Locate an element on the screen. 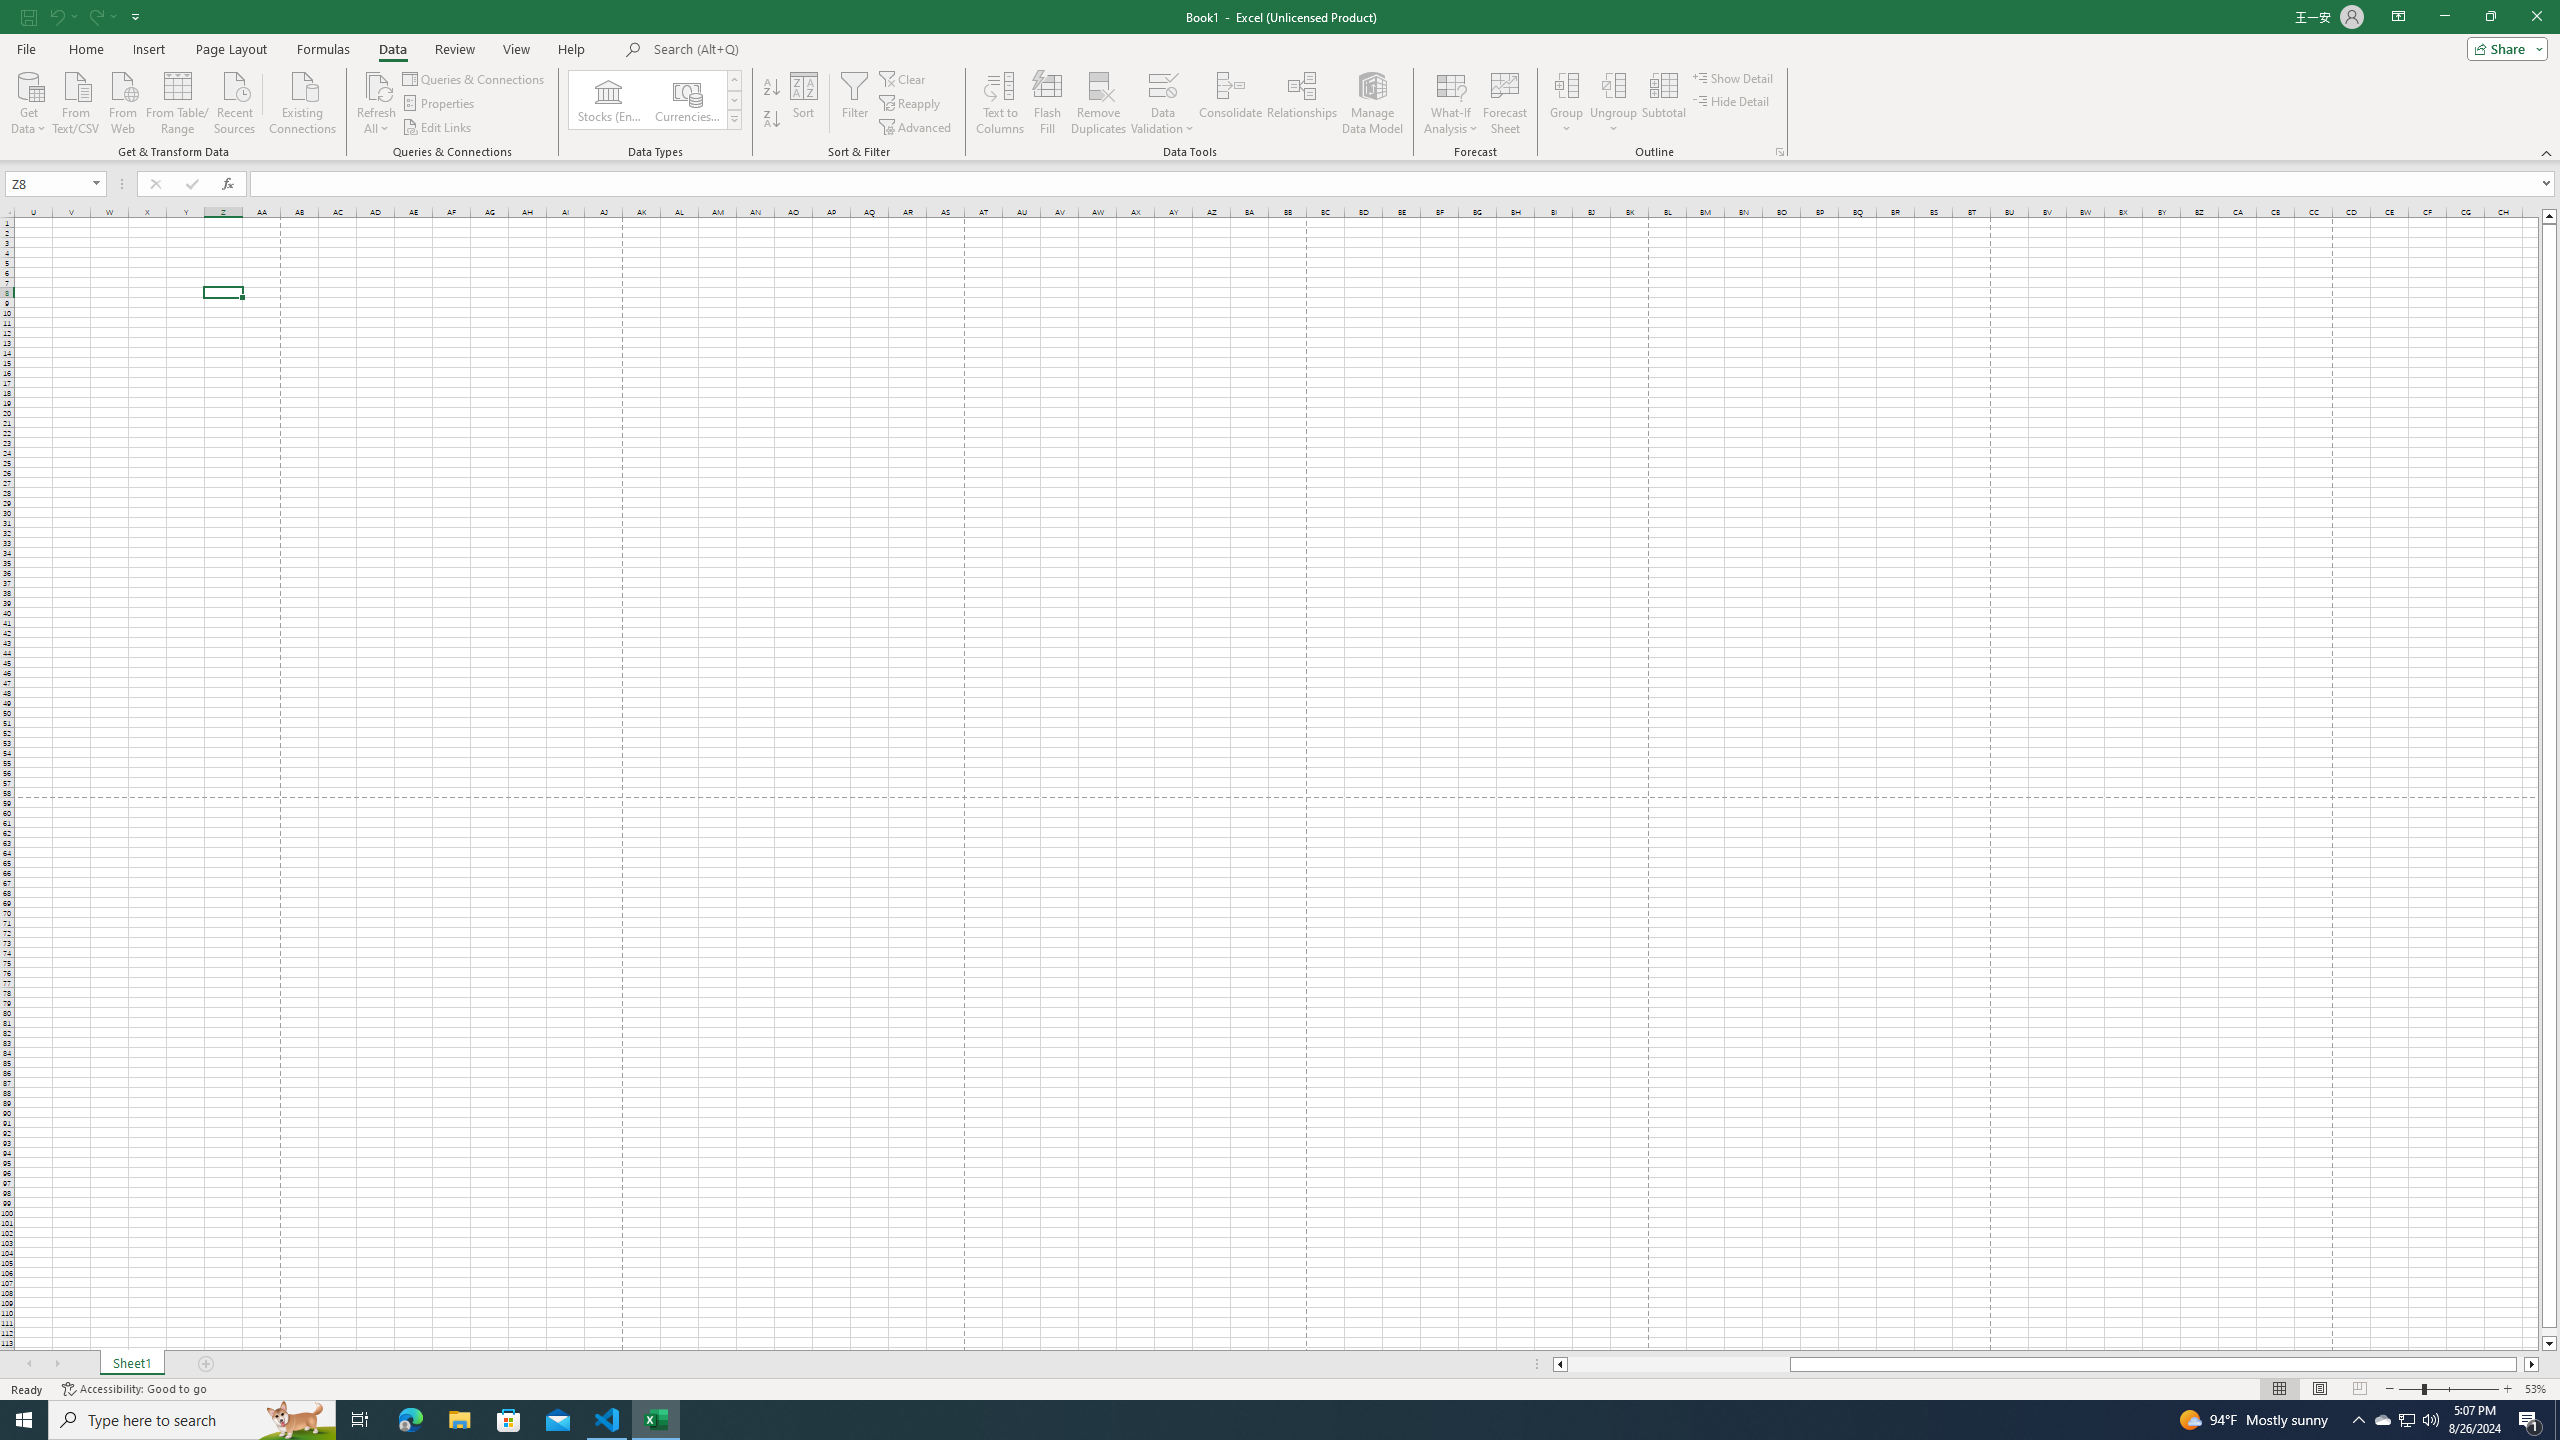  'What-If Analysis' is located at coordinates (1451, 103).